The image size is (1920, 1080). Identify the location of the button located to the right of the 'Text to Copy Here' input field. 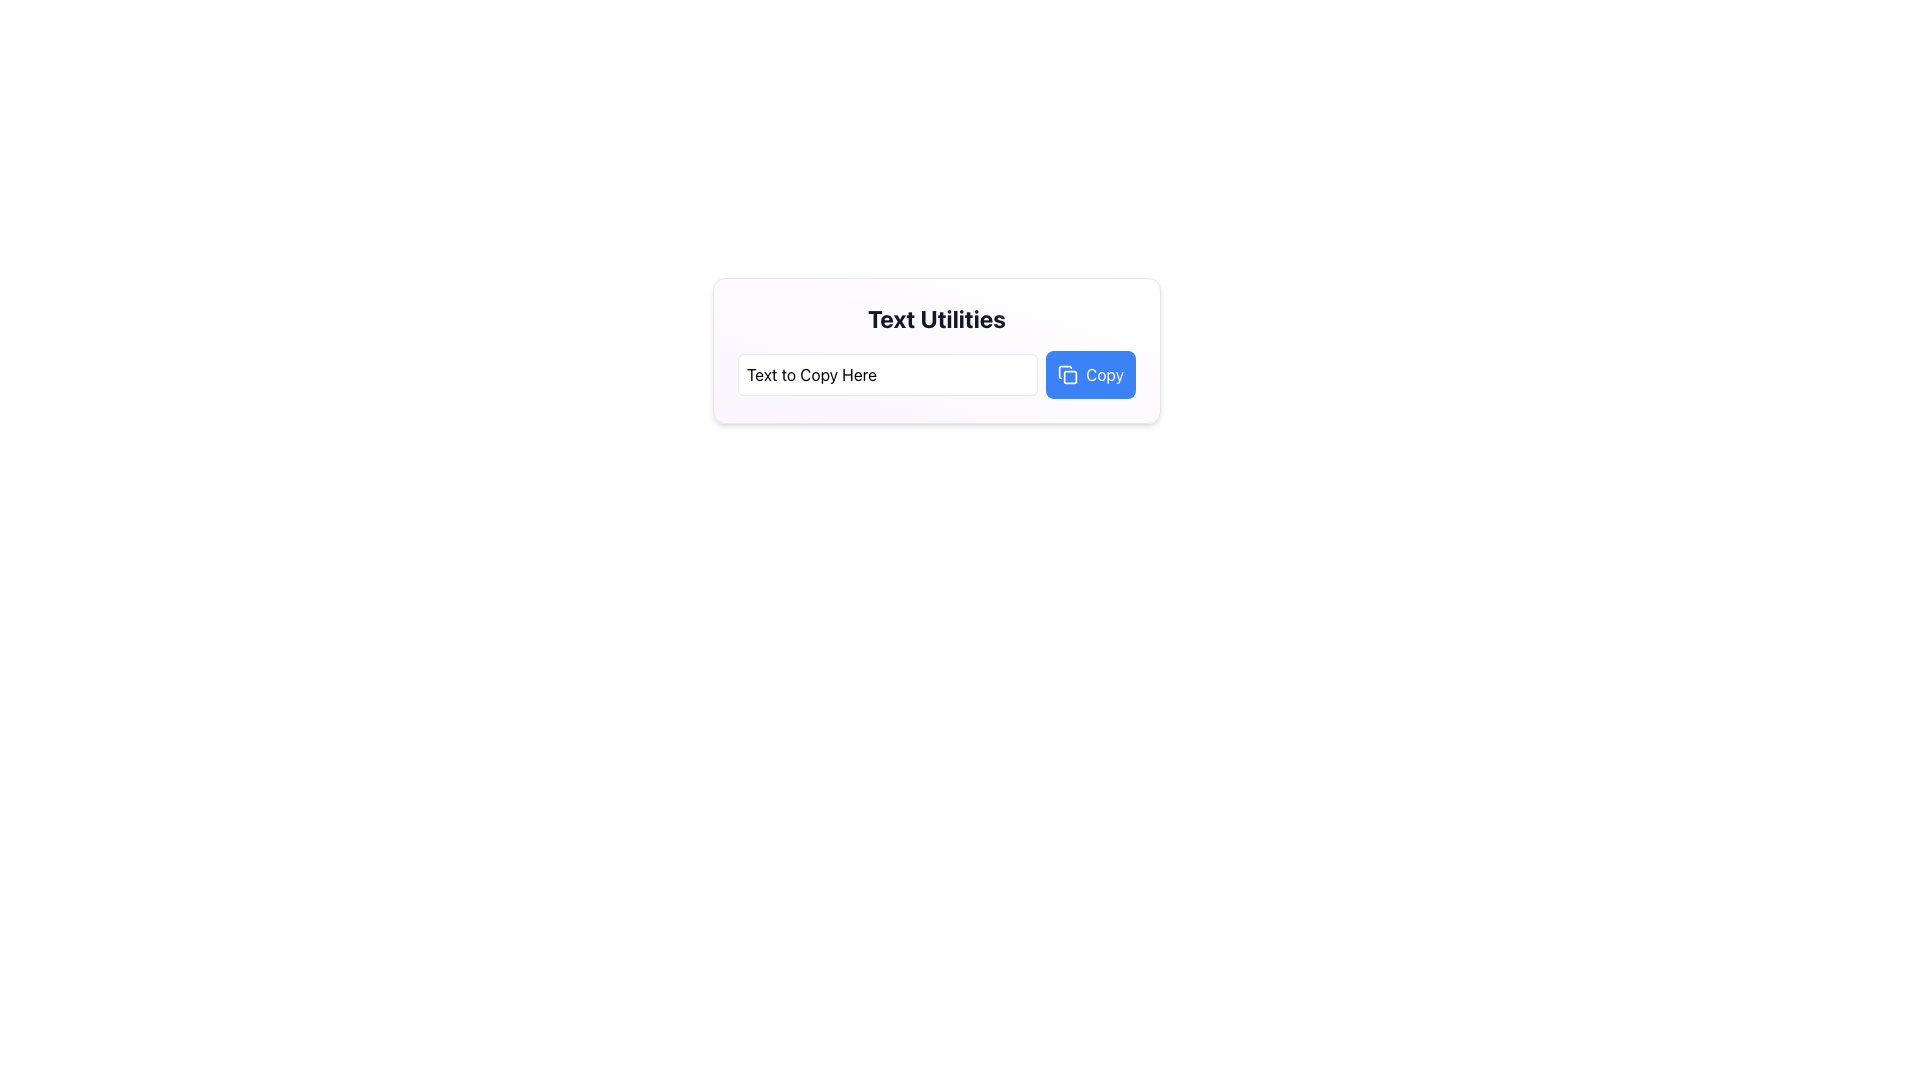
(1089, 374).